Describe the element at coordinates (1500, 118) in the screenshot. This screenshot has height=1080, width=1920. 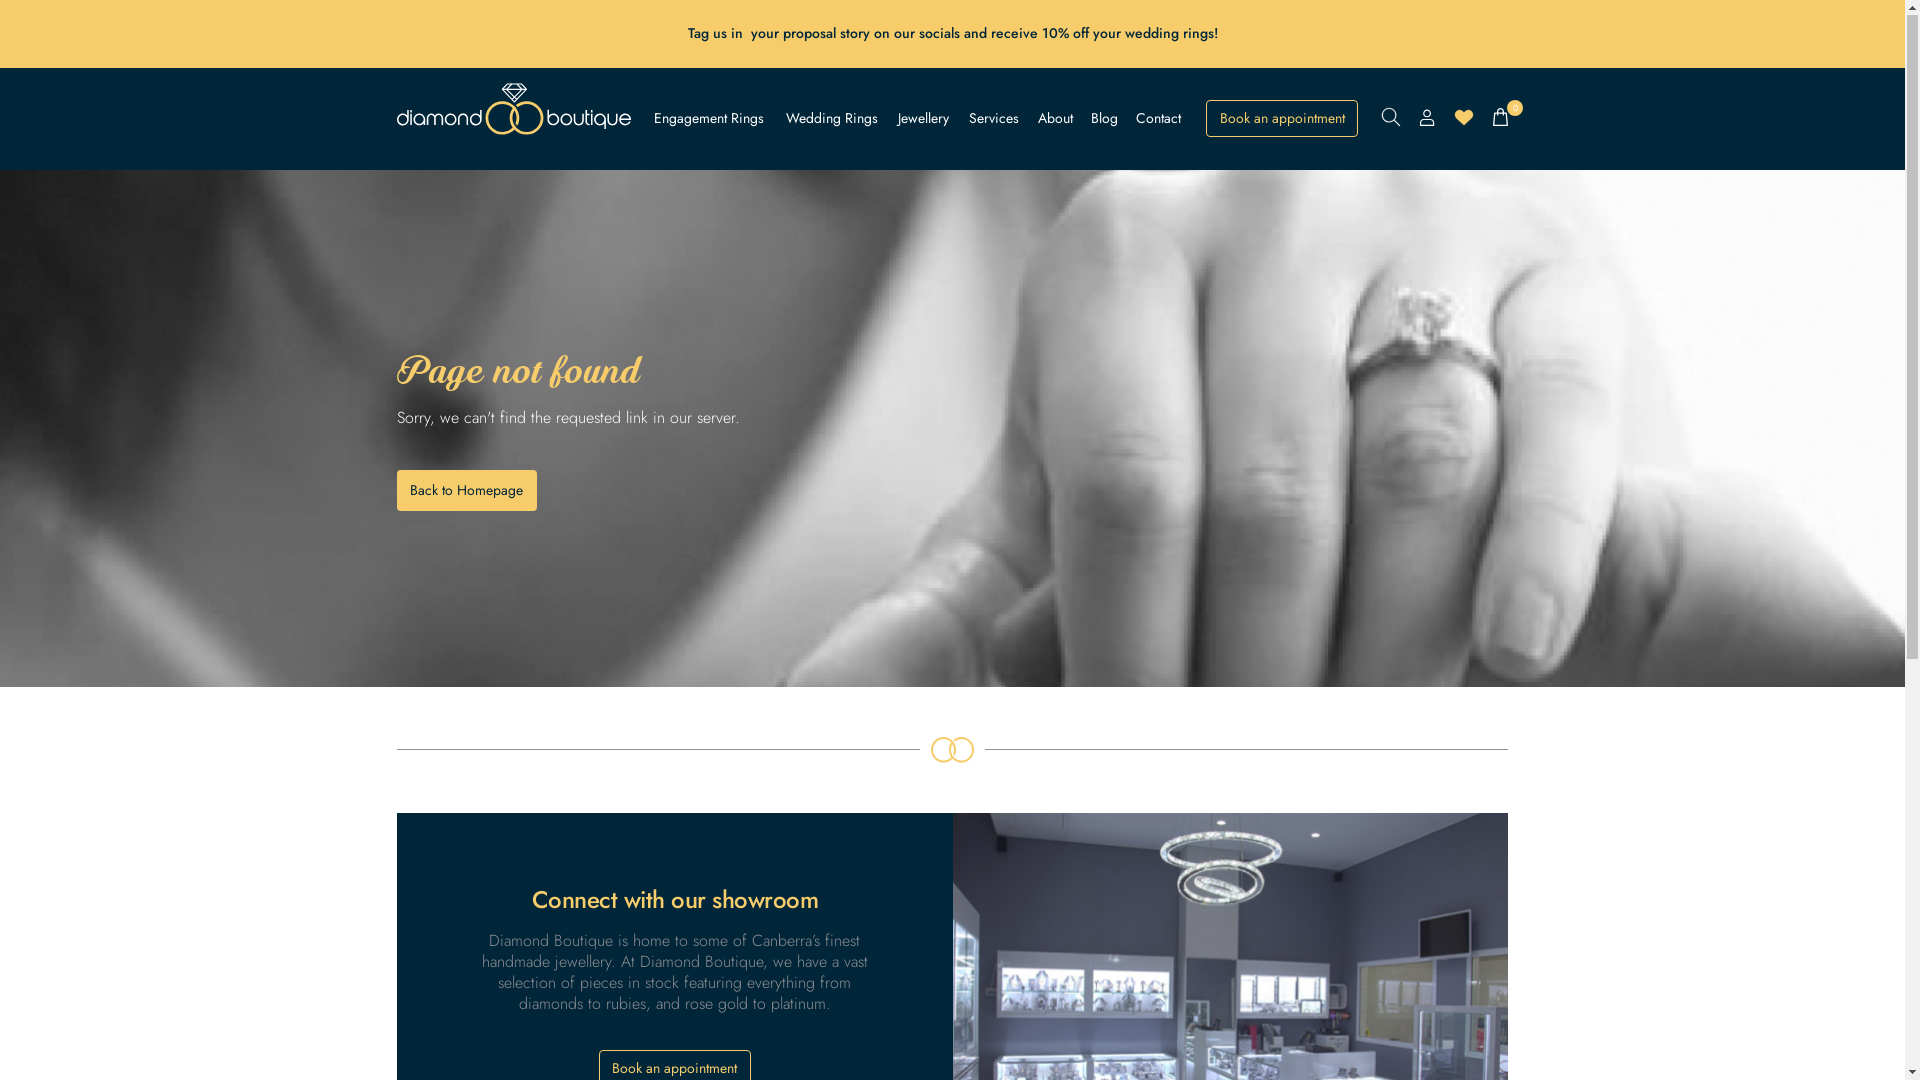
I see `'0'` at that location.